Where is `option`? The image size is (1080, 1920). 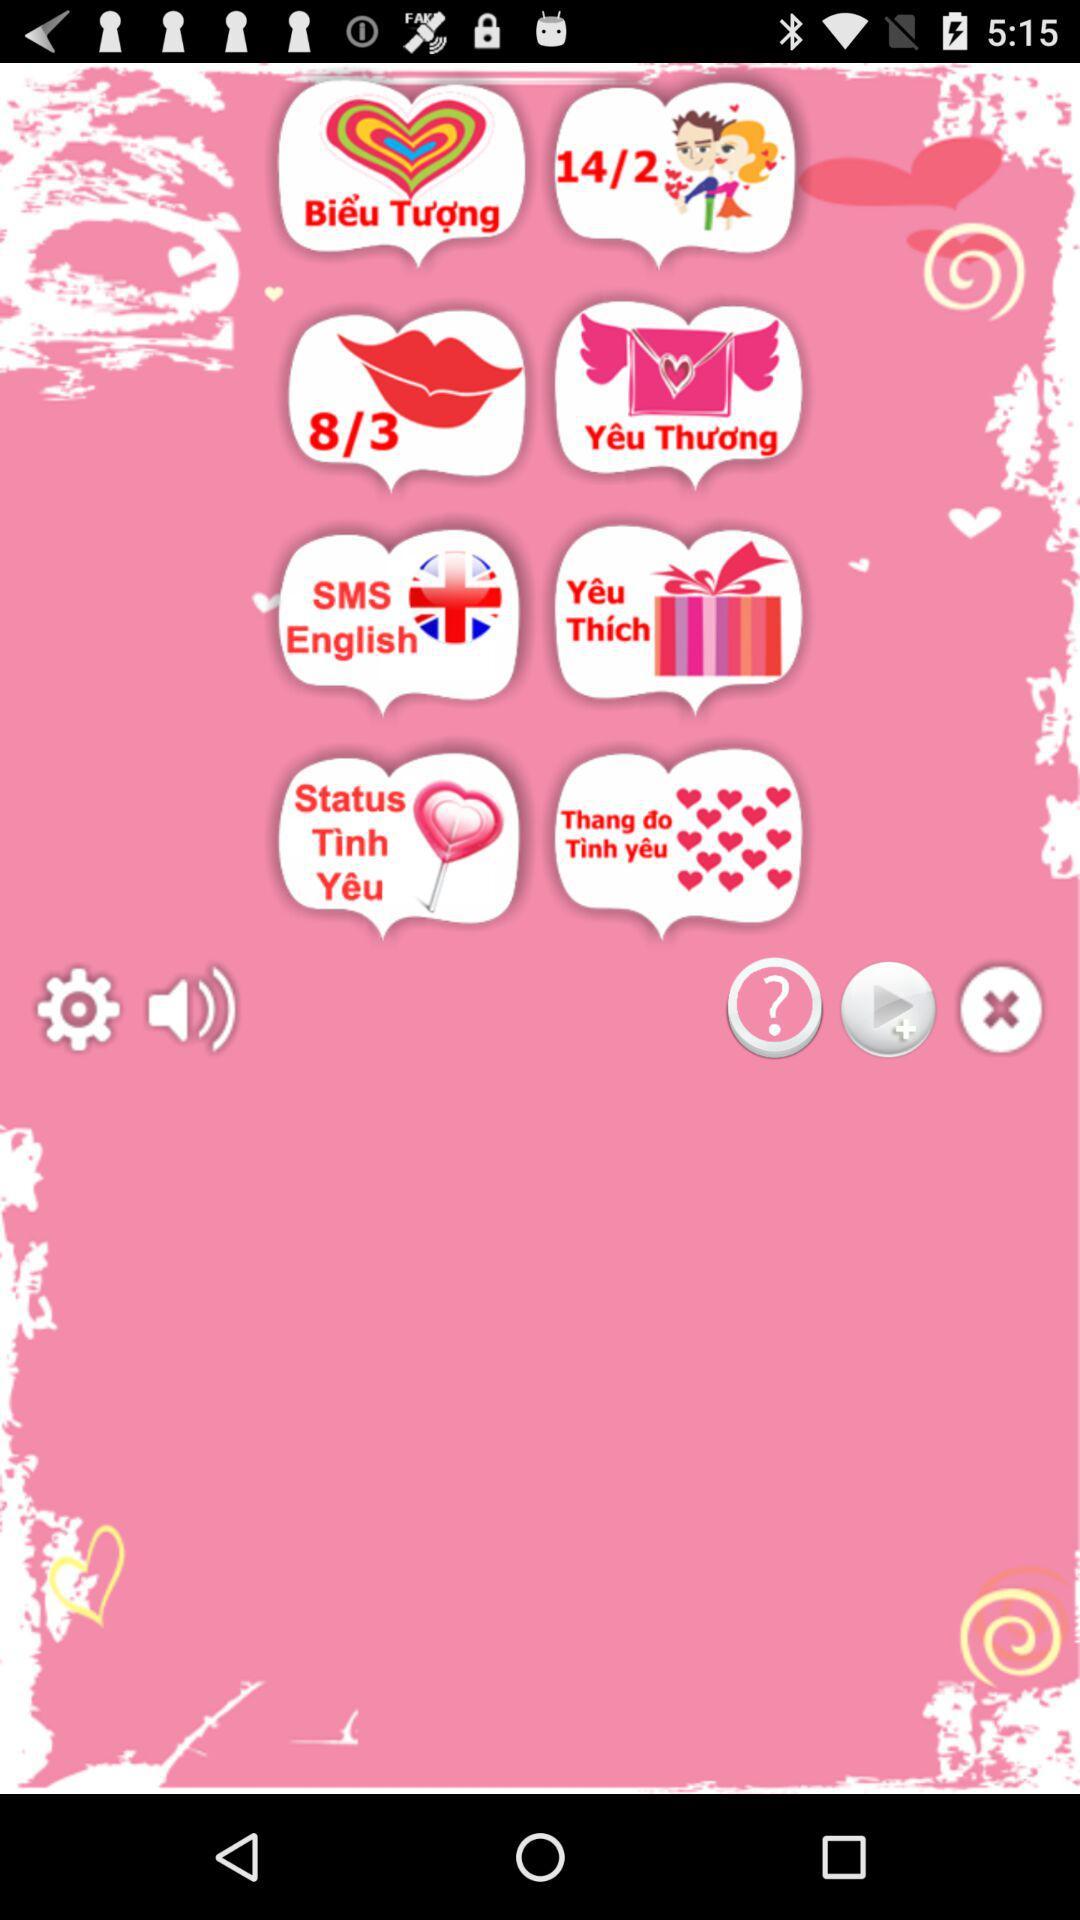 option is located at coordinates (677, 398).